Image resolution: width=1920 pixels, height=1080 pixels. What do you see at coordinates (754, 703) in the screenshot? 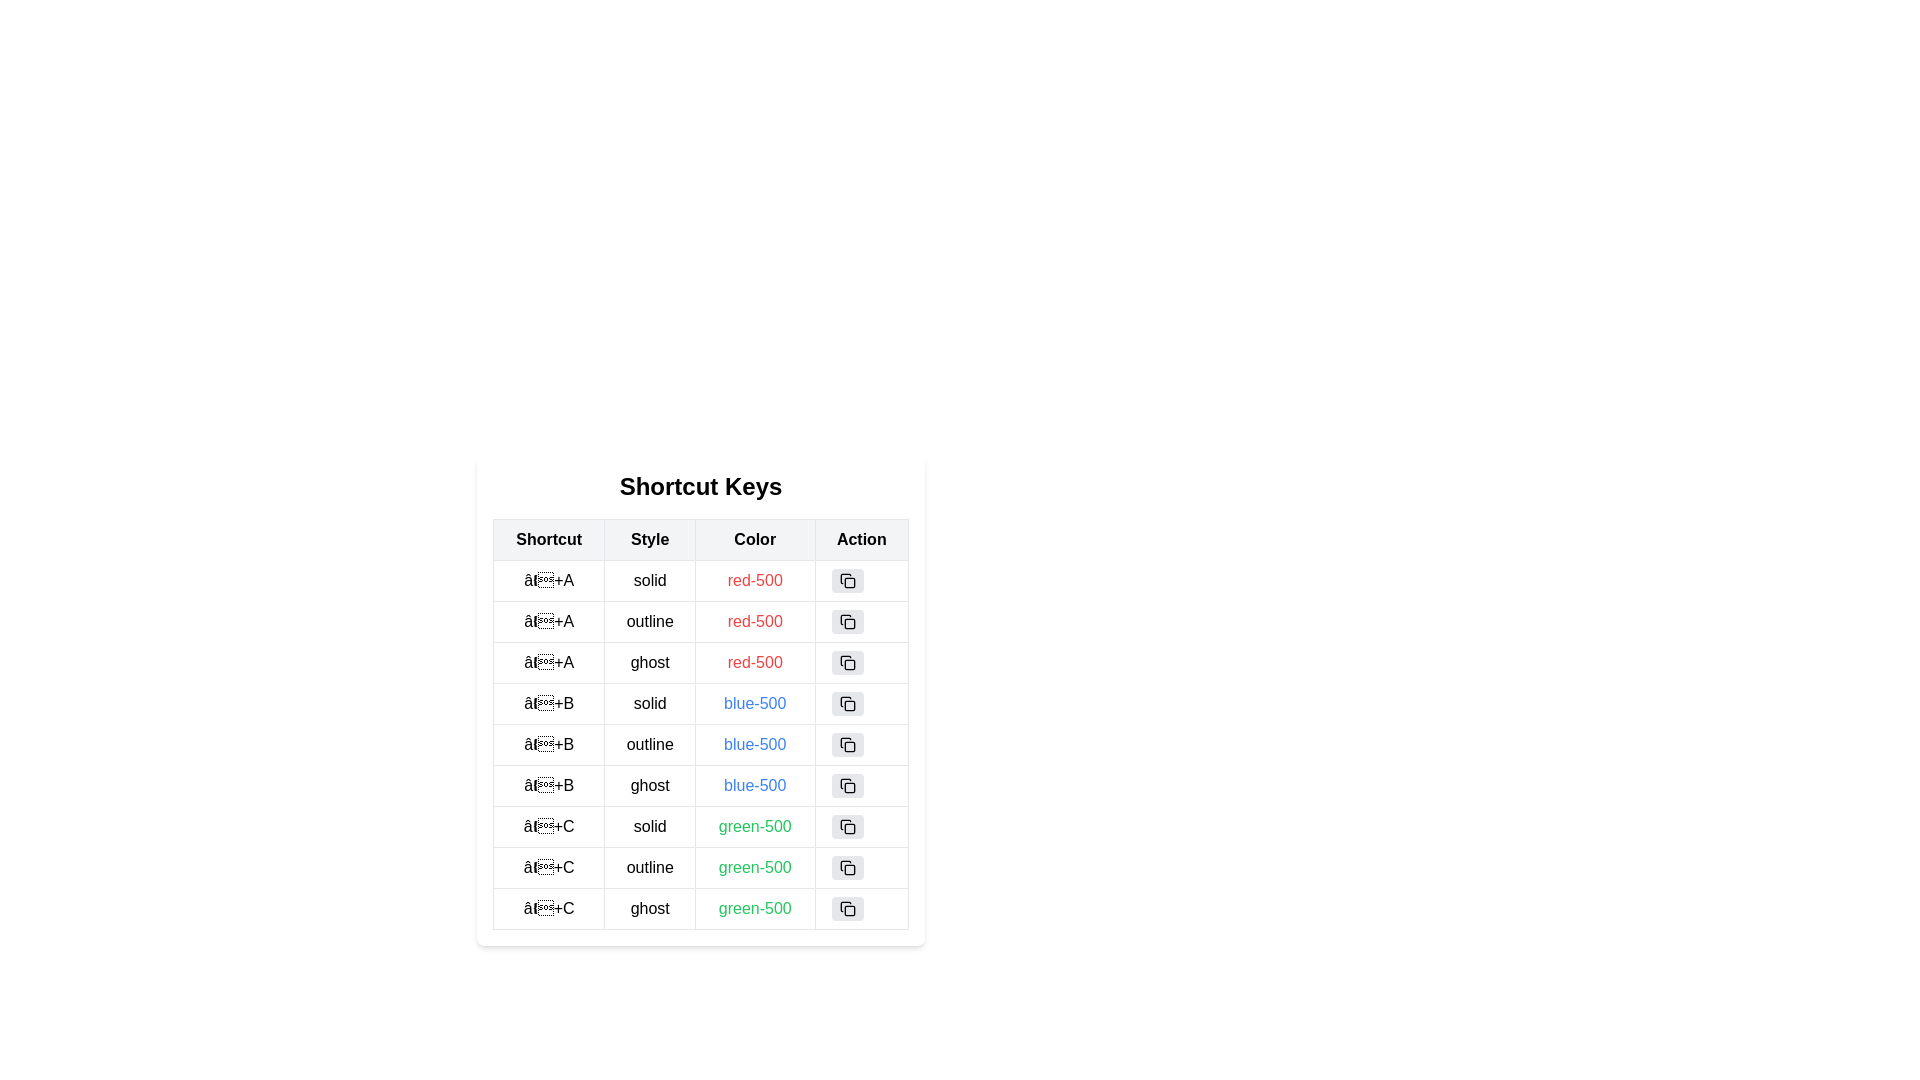
I see `the text 'blue-500' styled in blue font, located in the third row under the 'Color' column of the 'Shortcut Keys' table` at bounding box center [754, 703].